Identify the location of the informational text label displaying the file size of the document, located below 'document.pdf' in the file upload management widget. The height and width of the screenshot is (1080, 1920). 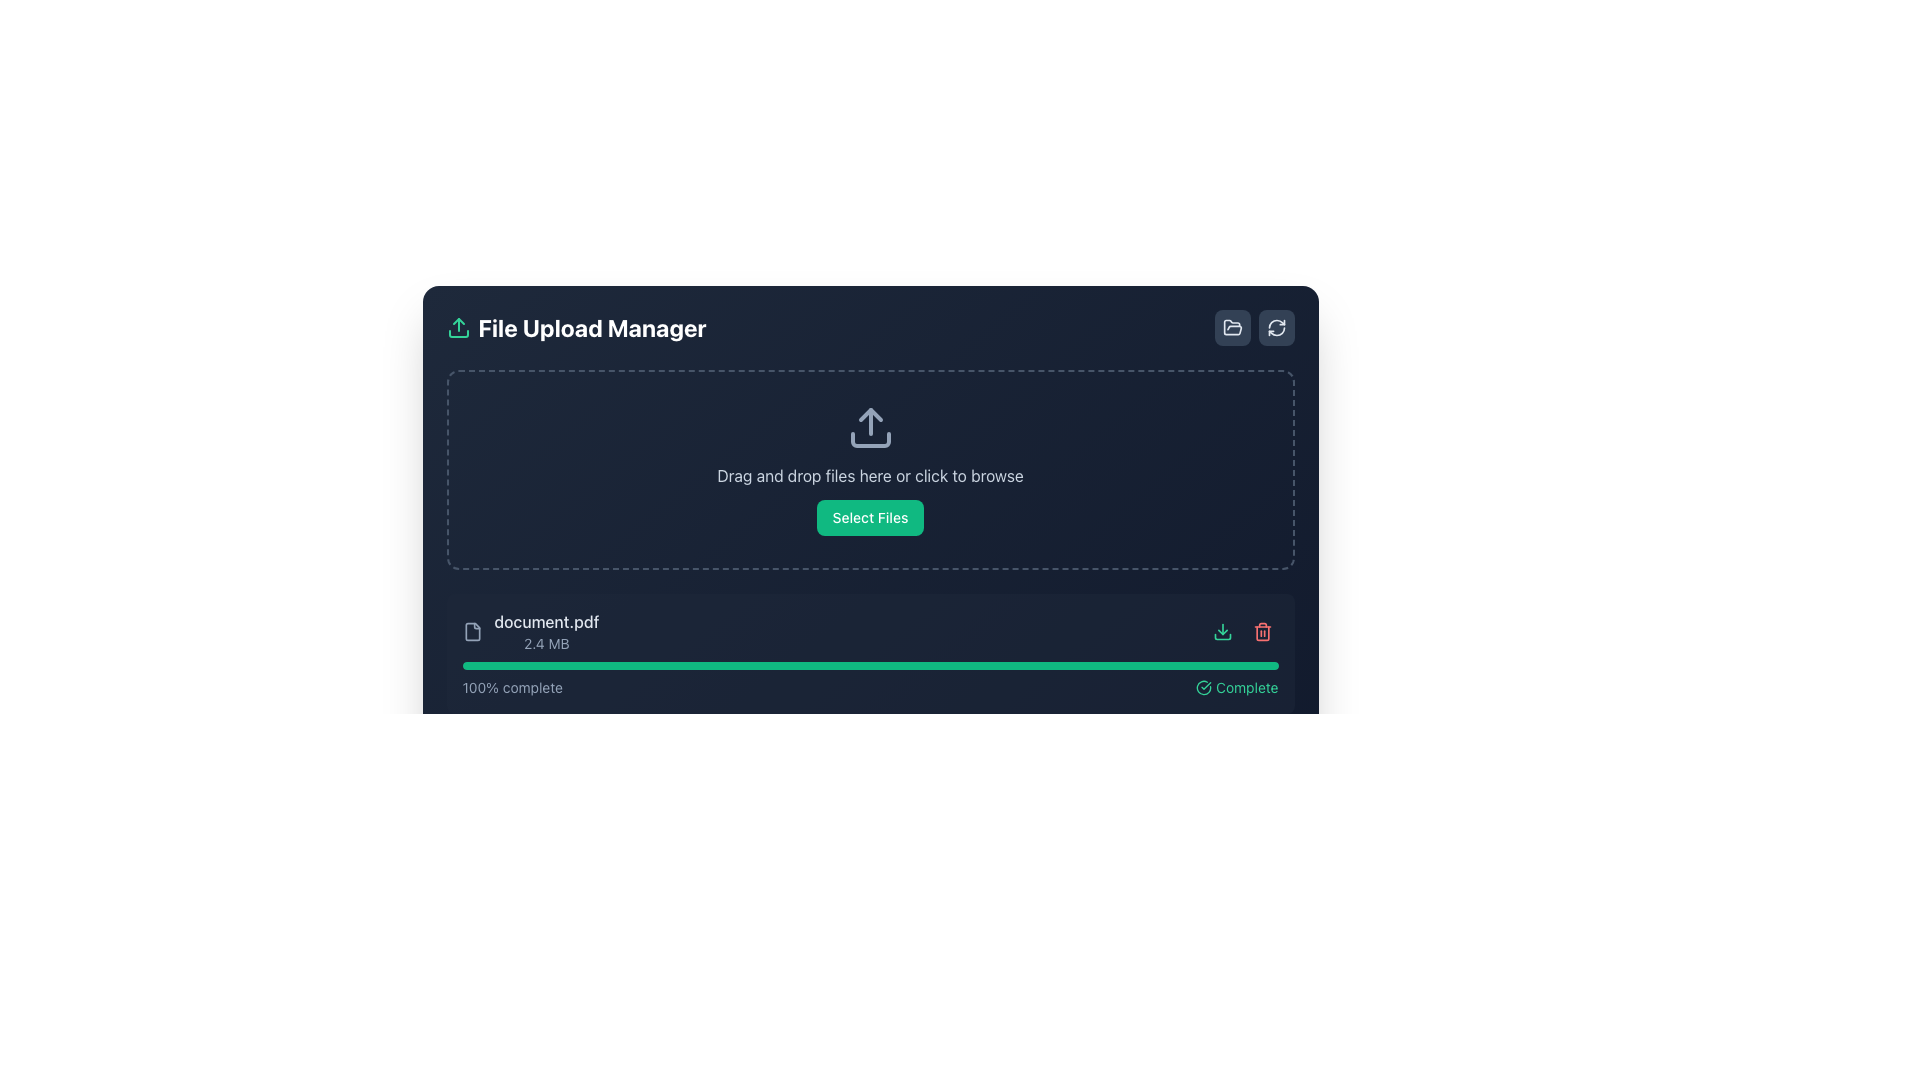
(546, 644).